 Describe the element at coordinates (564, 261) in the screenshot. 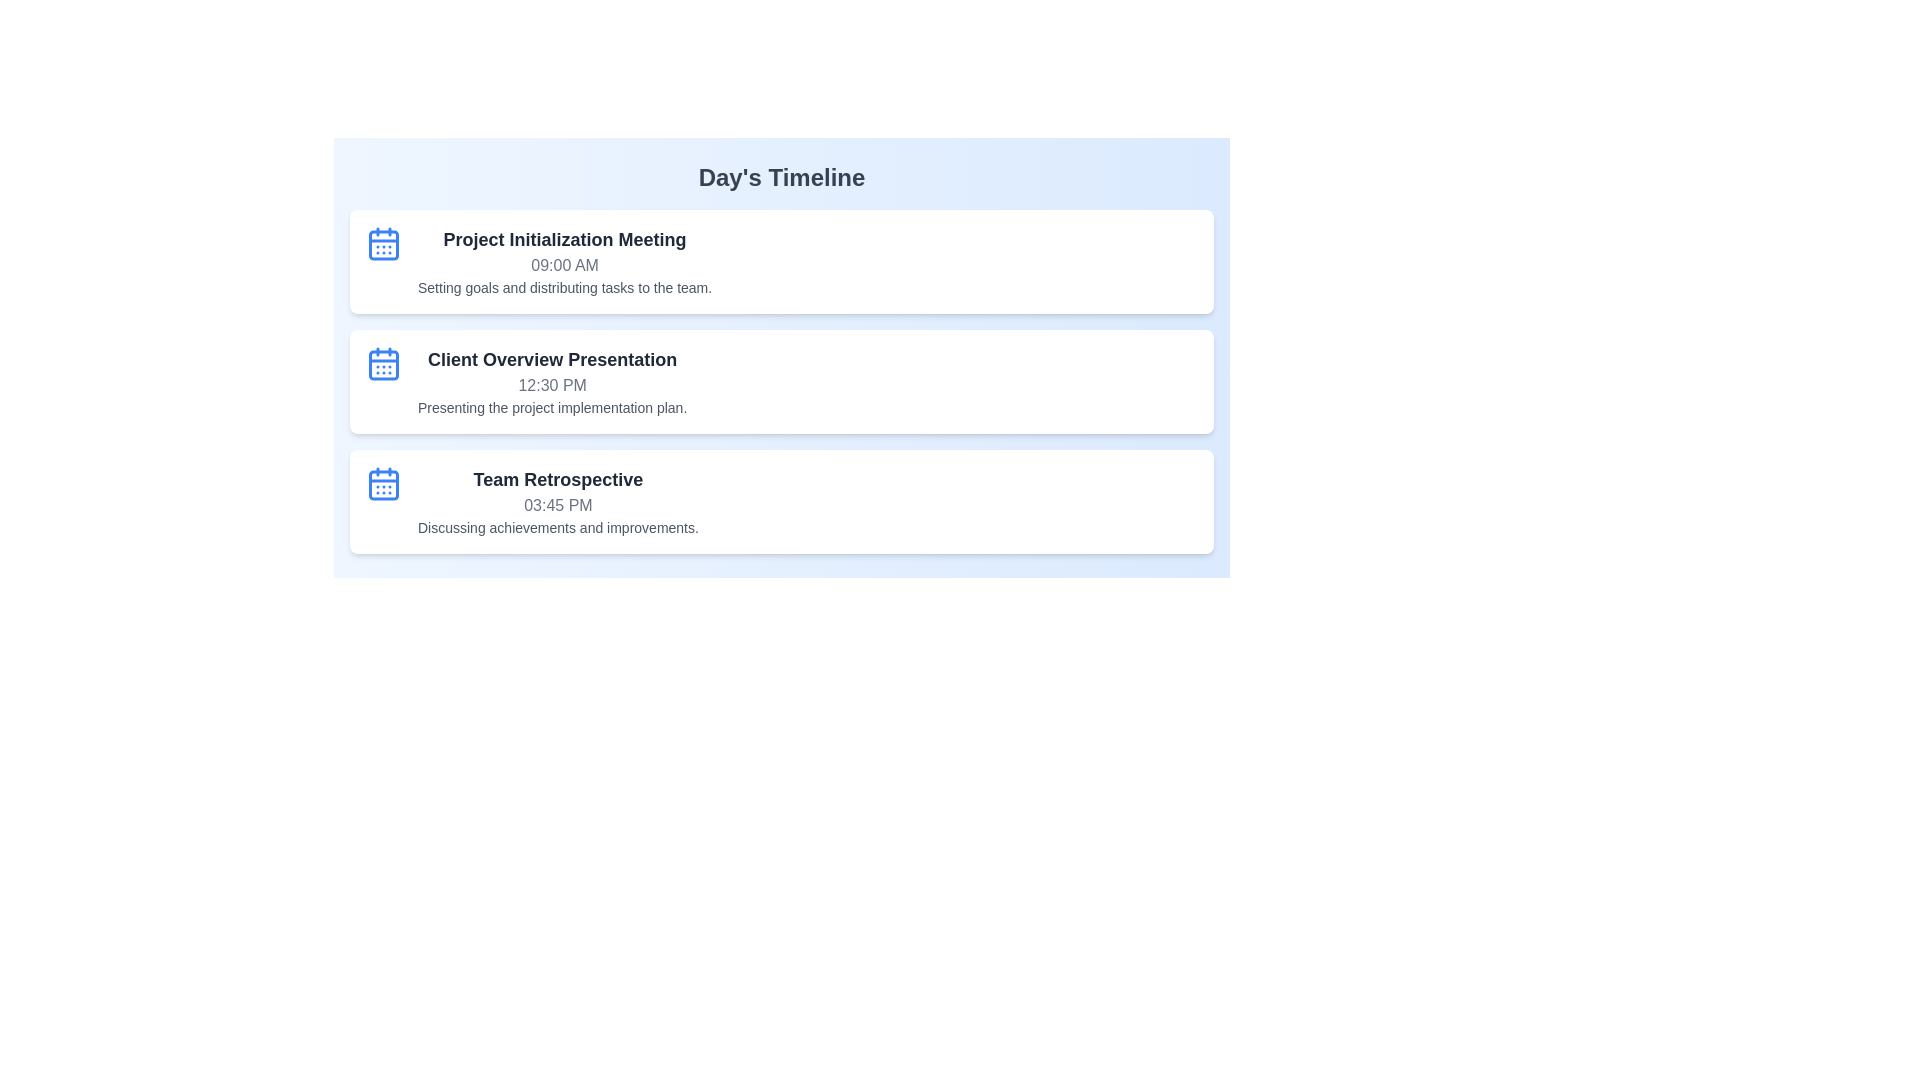

I see `text block containing 'Project Initialization Meeting' along with its details like time and description, located at the top of the event list under 'Day's Timeline'` at that location.